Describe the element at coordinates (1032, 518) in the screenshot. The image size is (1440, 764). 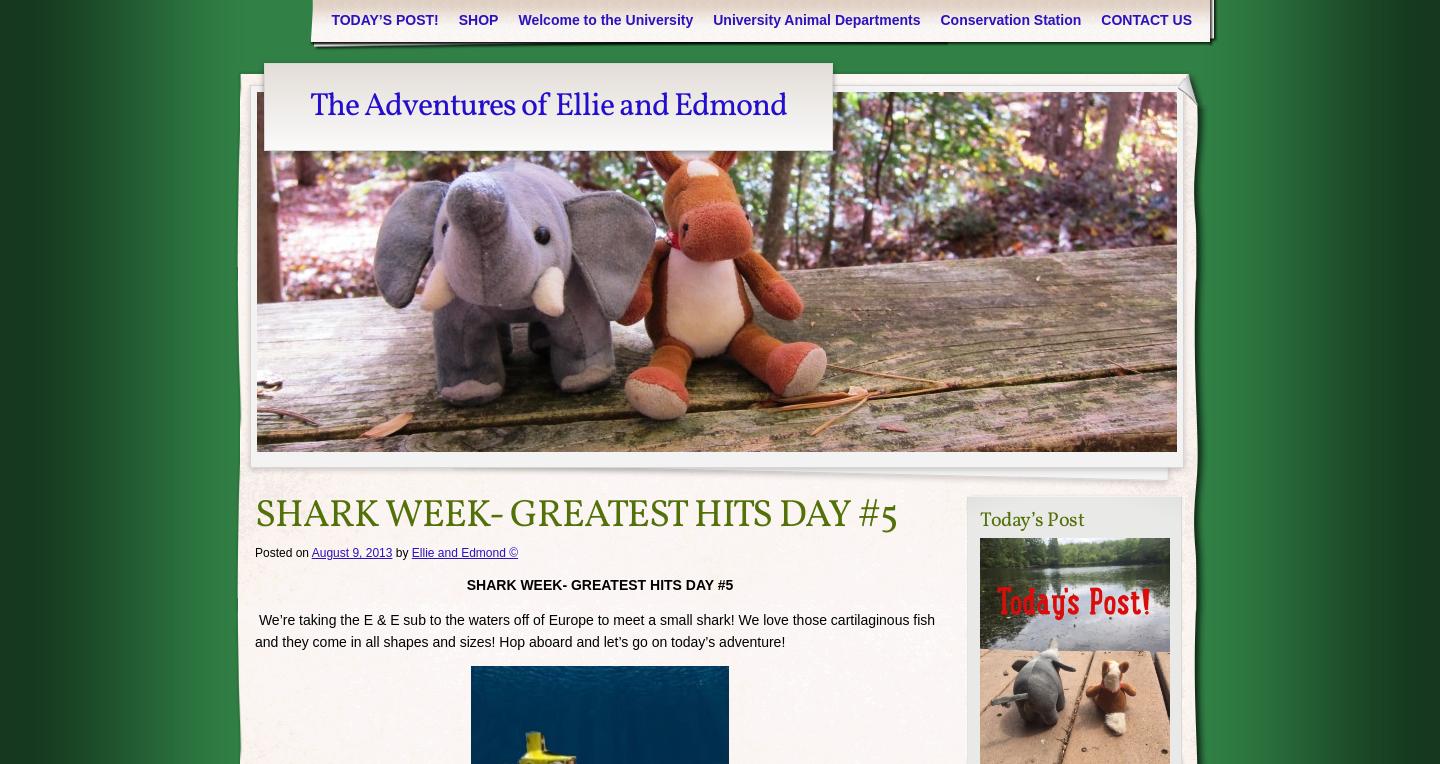
I see `'Today’s Post'` at that location.